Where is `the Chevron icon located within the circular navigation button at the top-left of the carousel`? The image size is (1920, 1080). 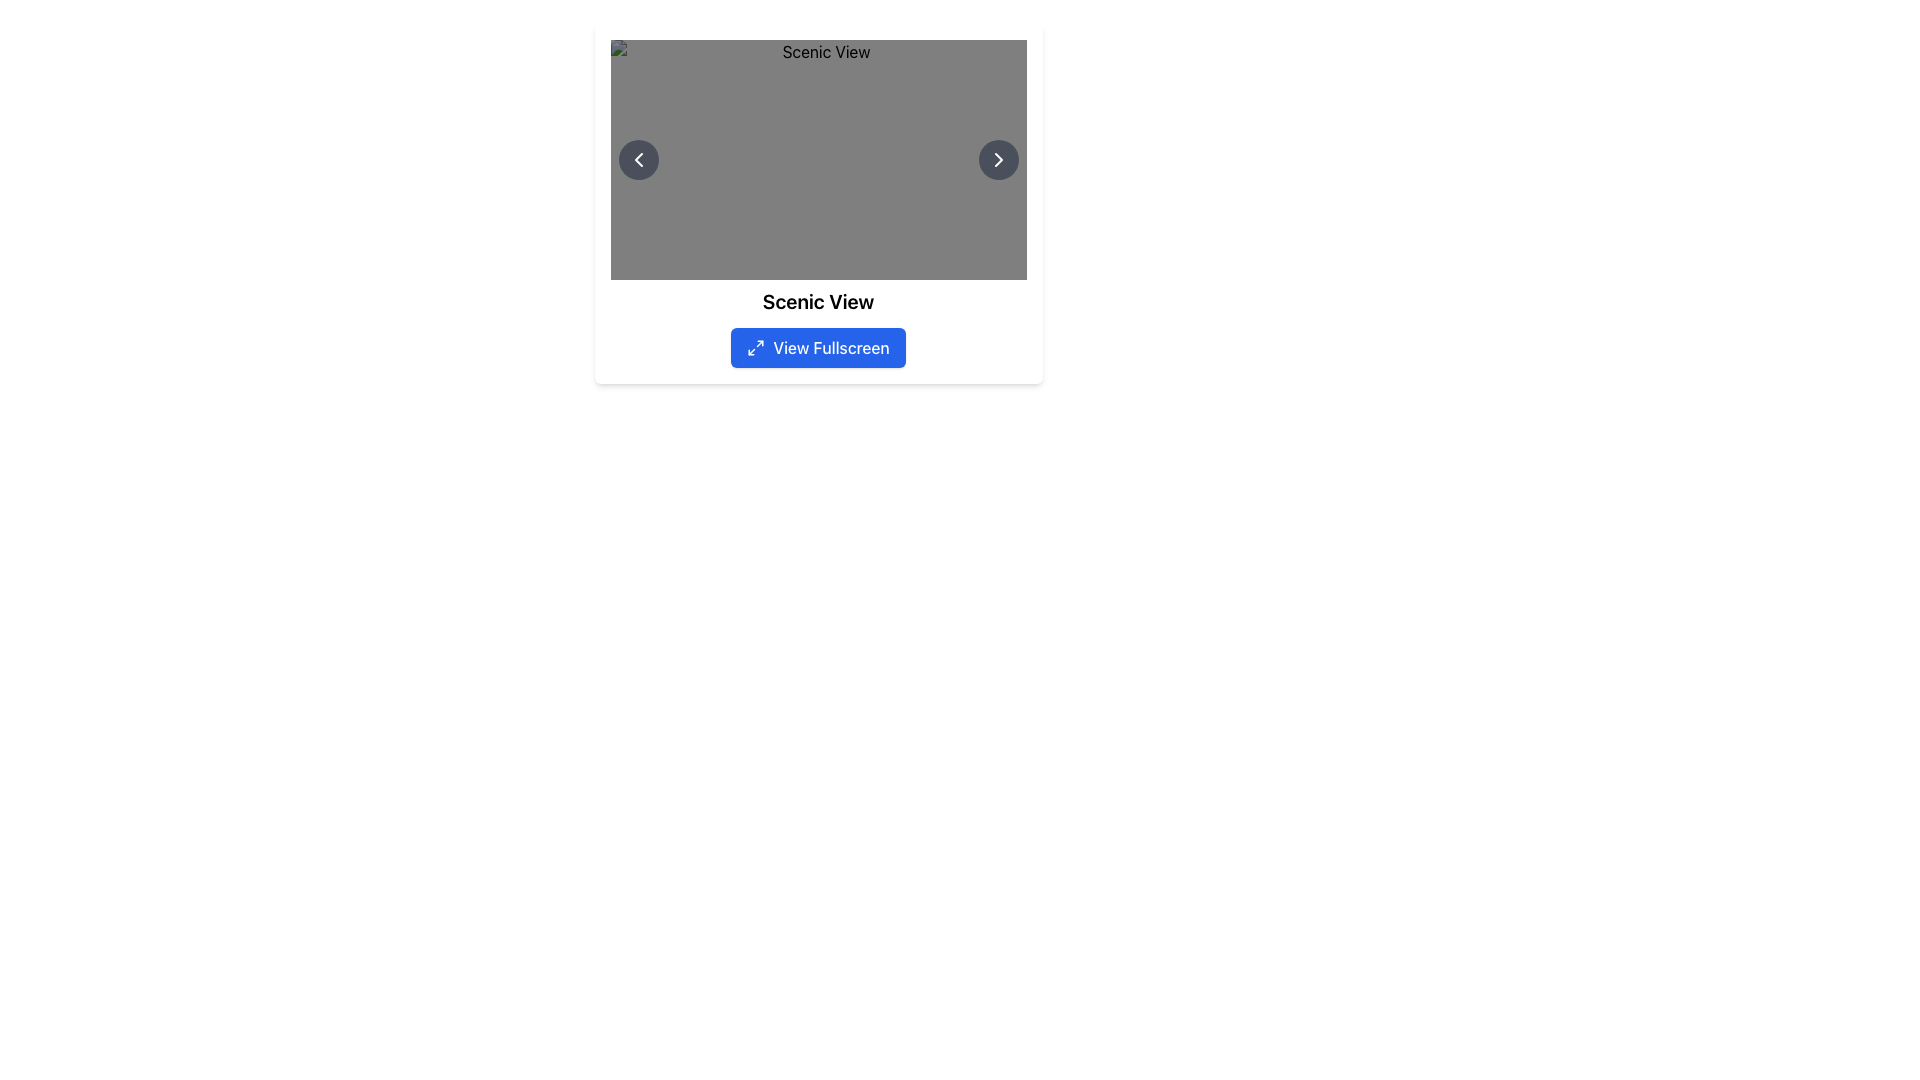 the Chevron icon located within the circular navigation button at the top-left of the carousel is located at coordinates (637, 158).